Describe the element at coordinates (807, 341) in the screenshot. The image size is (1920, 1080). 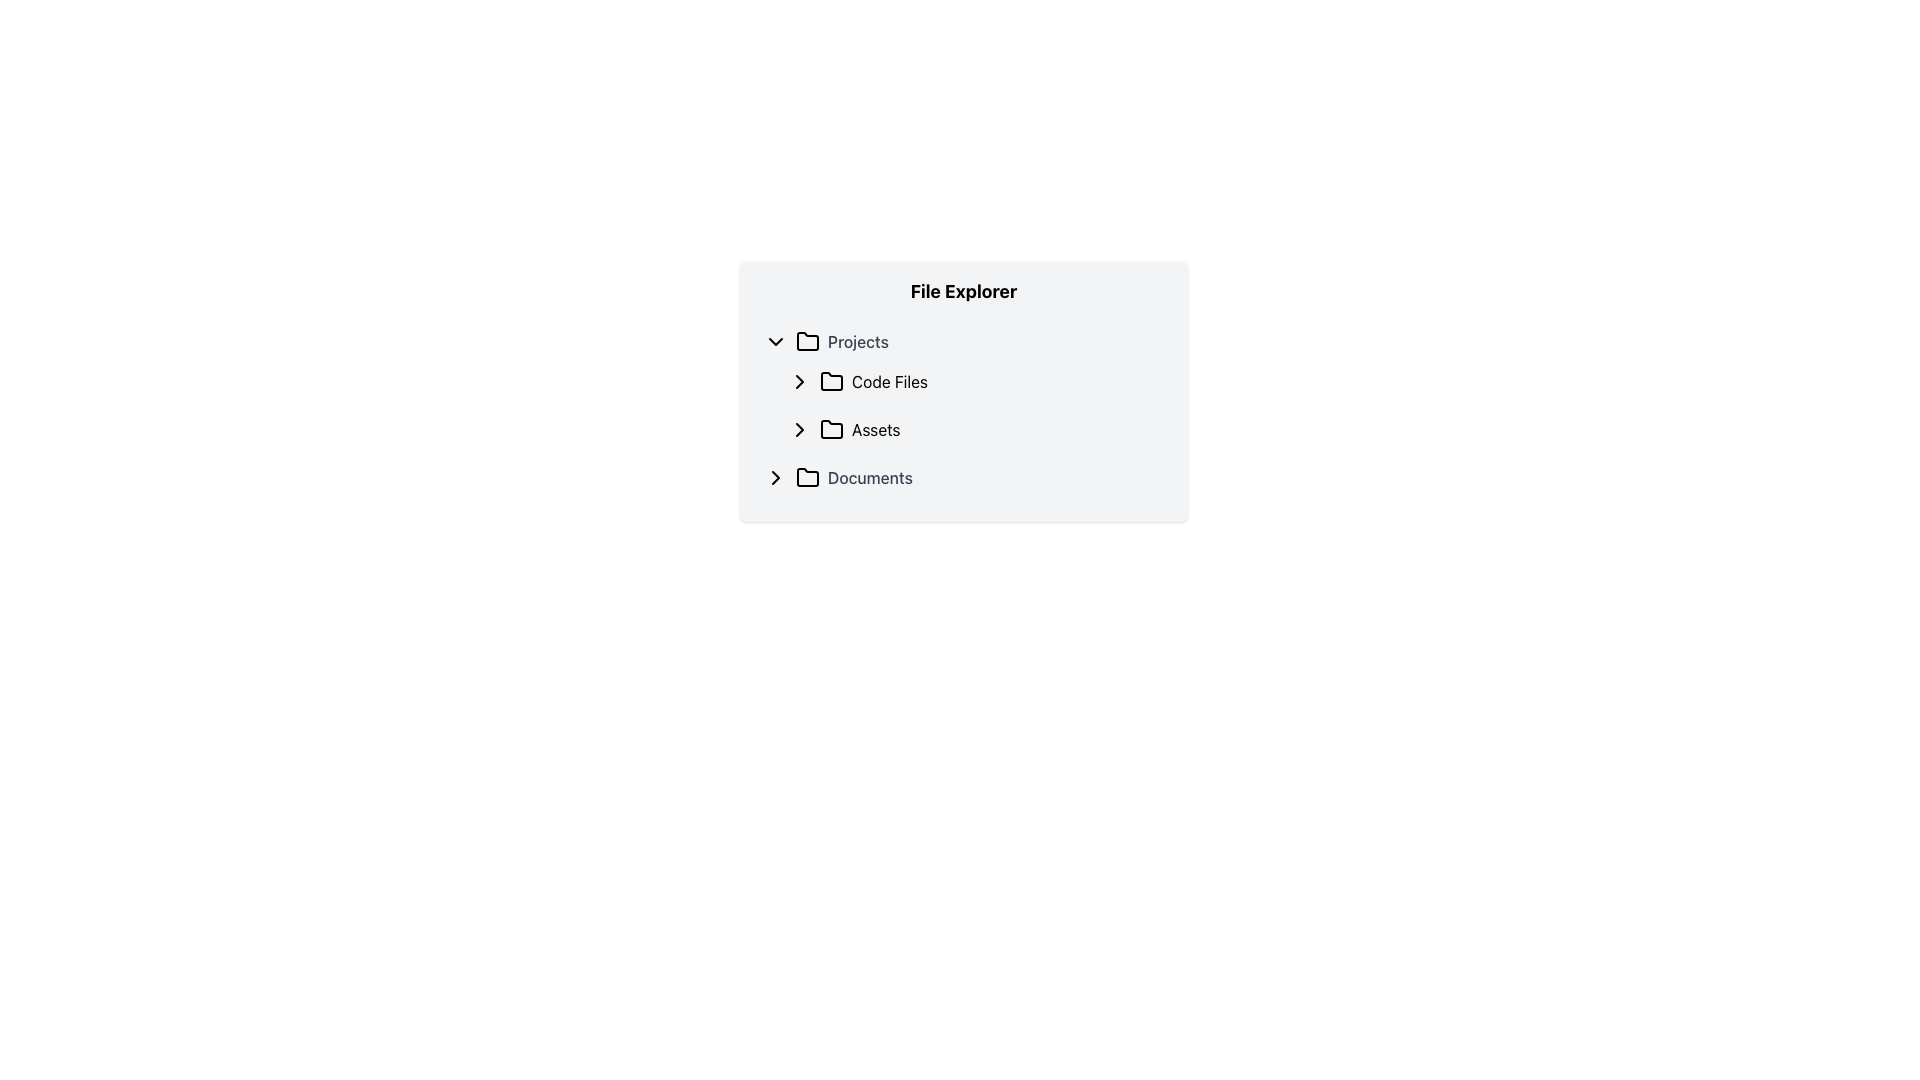
I see `the folder icon representing the 'Projects' section in the file explorer, located to the left of the 'Projects' label and to the right of the chevron icon` at that location.